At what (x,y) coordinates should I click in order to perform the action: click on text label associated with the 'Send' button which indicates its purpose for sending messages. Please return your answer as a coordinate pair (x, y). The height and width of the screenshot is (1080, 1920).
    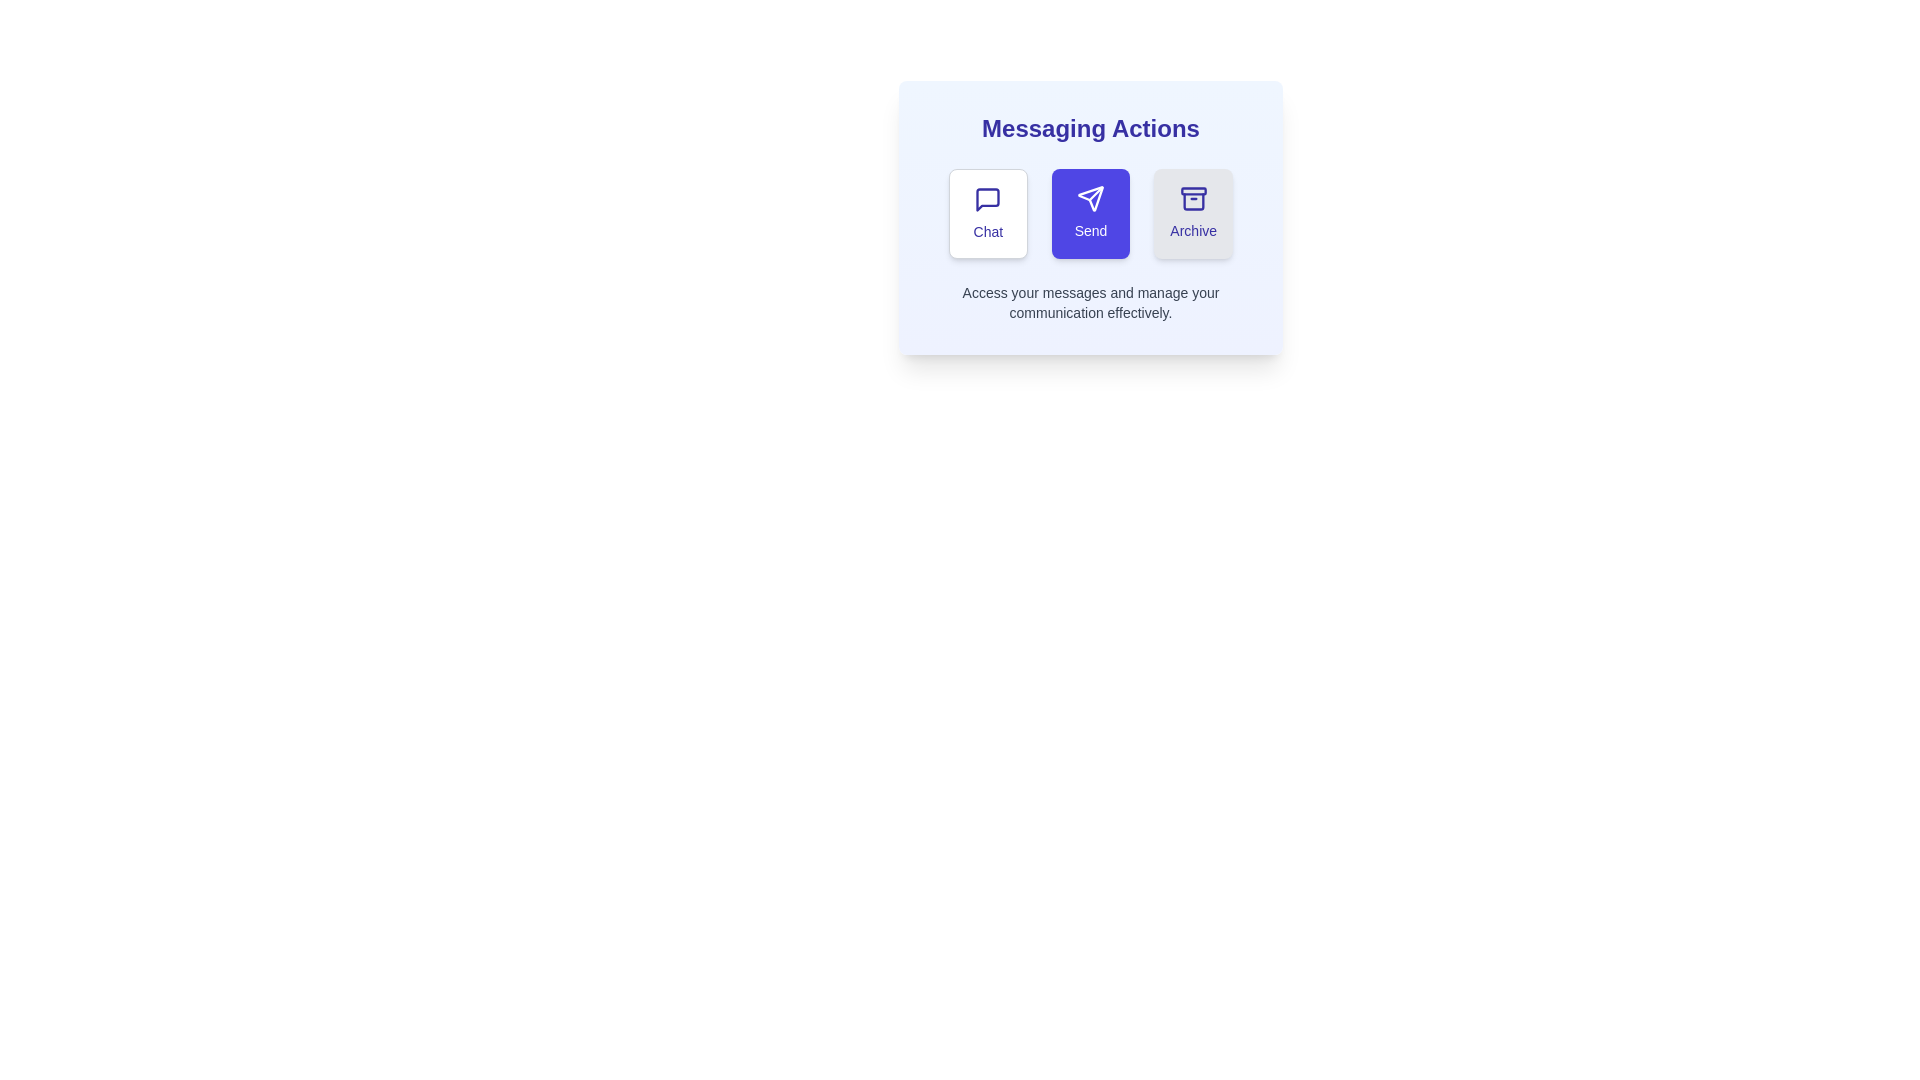
    Looking at the image, I should click on (1089, 230).